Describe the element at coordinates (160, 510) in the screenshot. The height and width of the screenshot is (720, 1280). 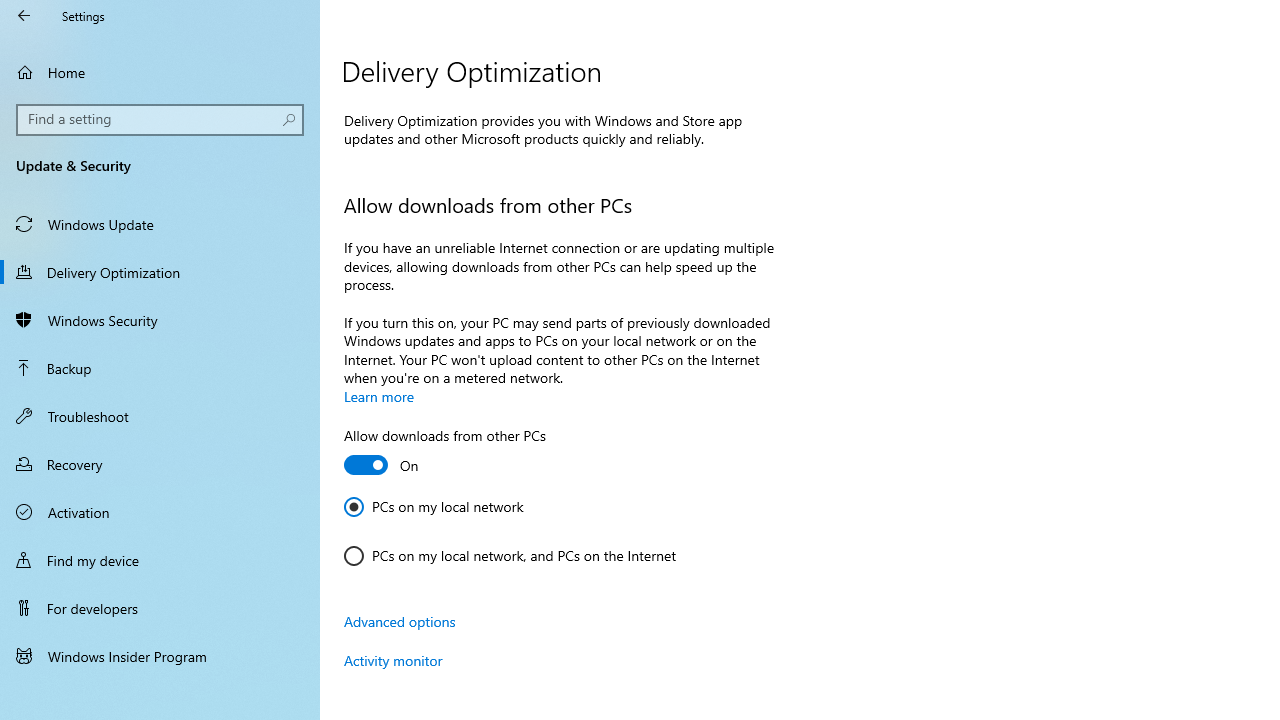
I see `'Activation'` at that location.